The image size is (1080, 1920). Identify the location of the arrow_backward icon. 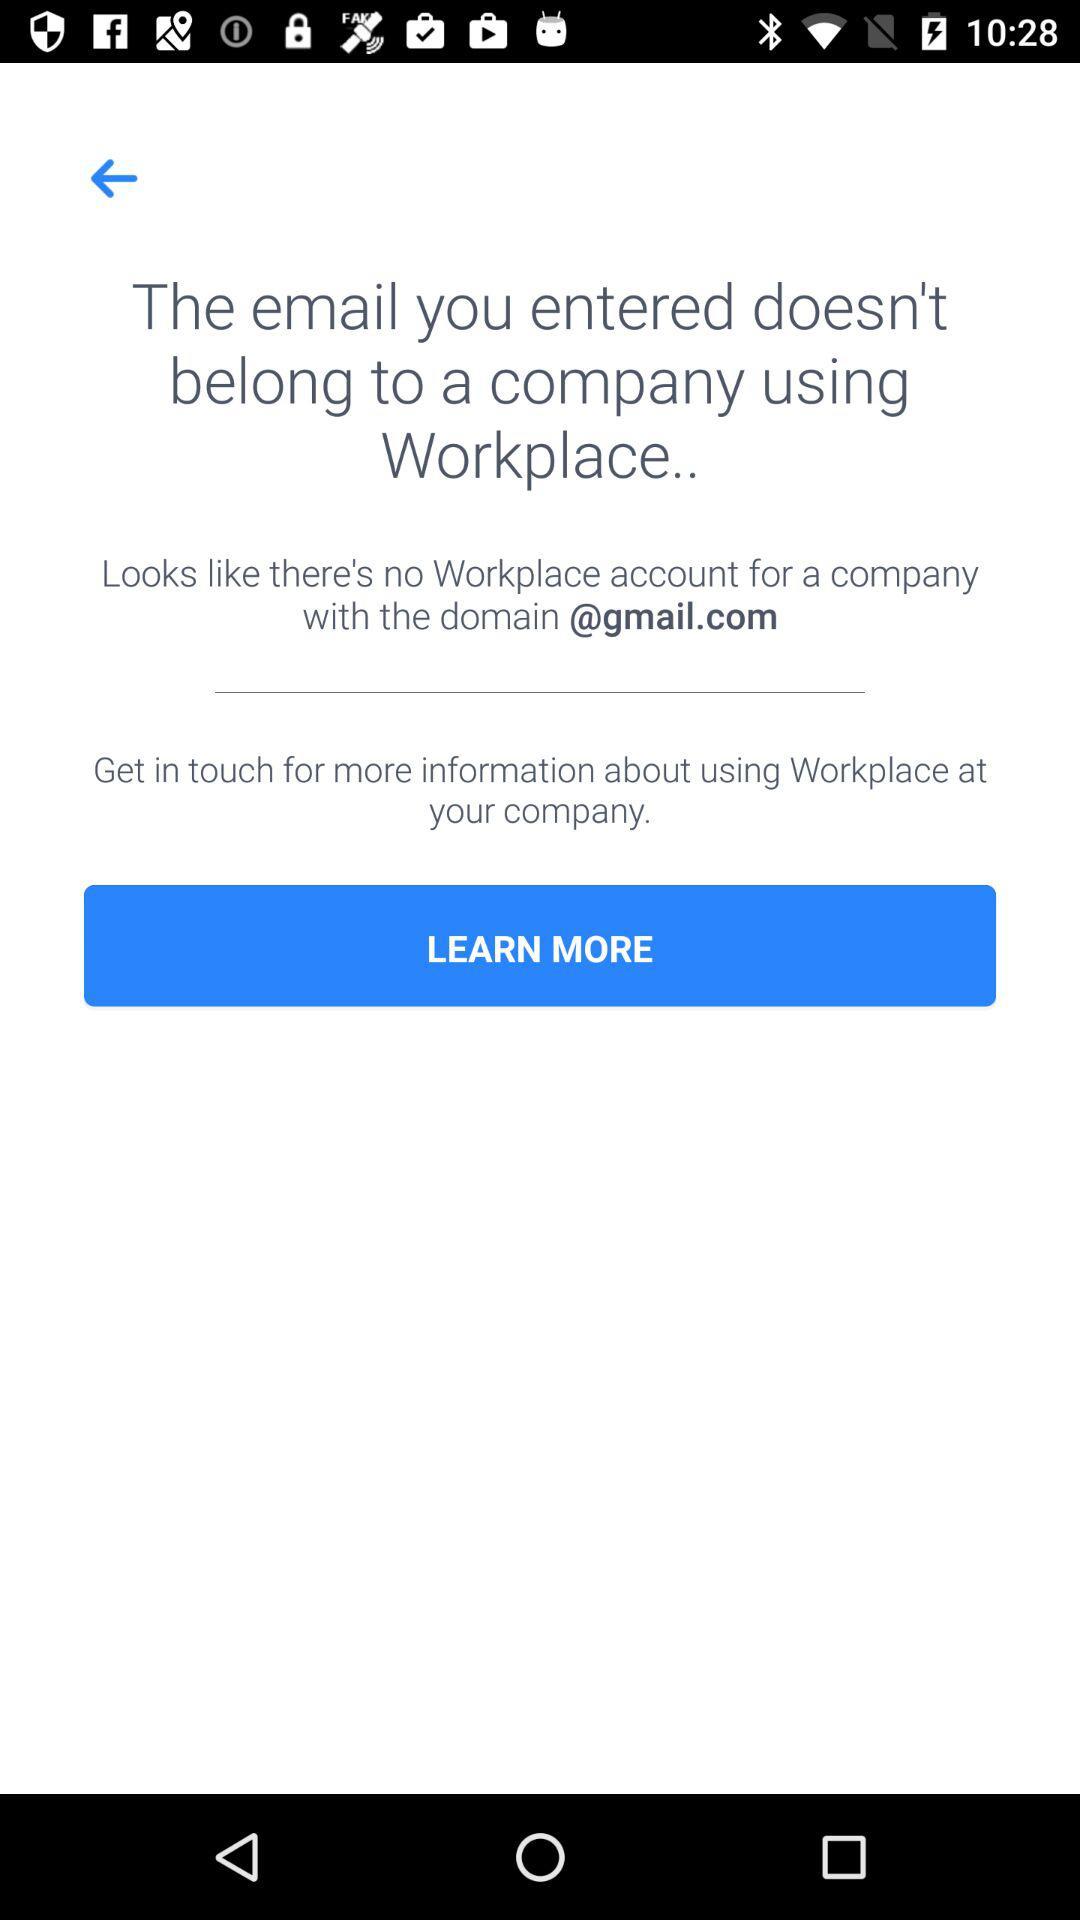
(115, 178).